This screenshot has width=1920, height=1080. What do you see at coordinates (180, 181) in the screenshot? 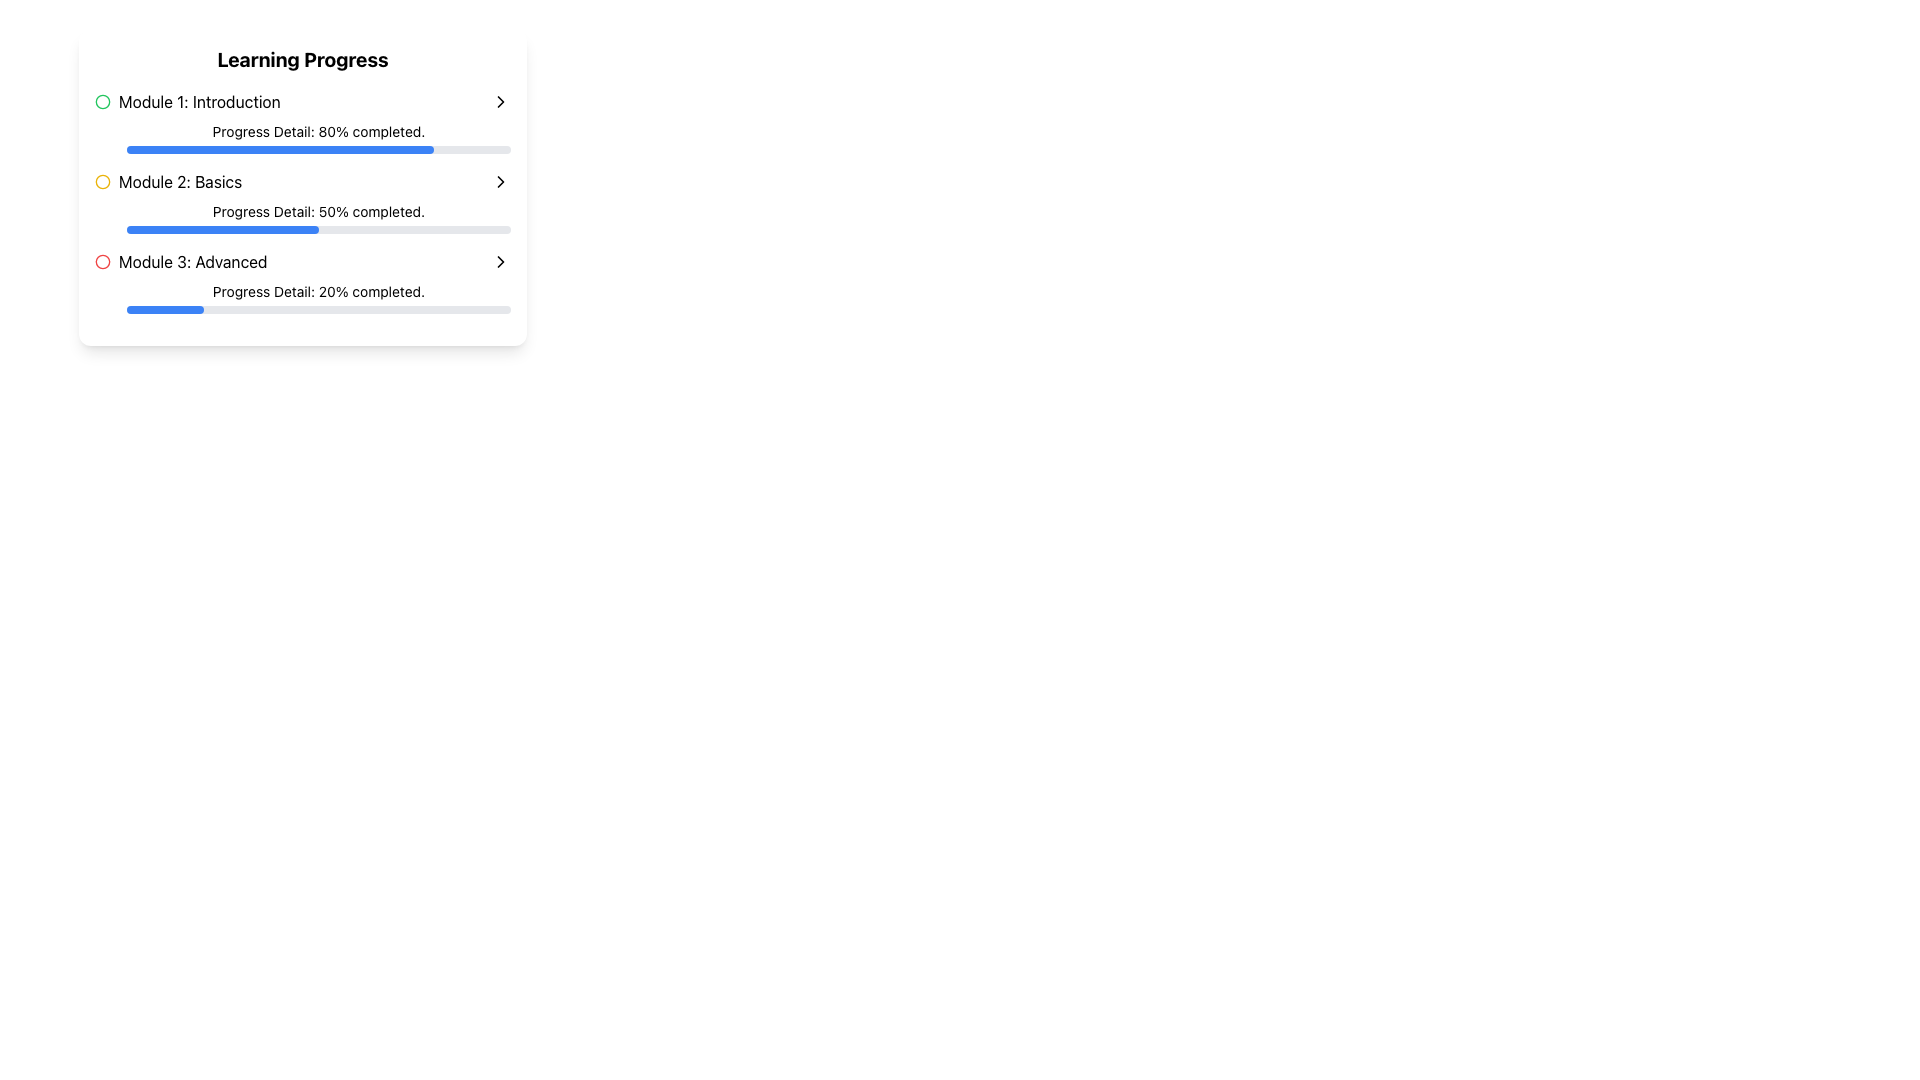
I see `the text label that reads 'Module 2: Basics.' which is part of a vertical list of modules, positioned between 'Module 1: Introduction' and 'Module 3: Advanced.'` at bounding box center [180, 181].